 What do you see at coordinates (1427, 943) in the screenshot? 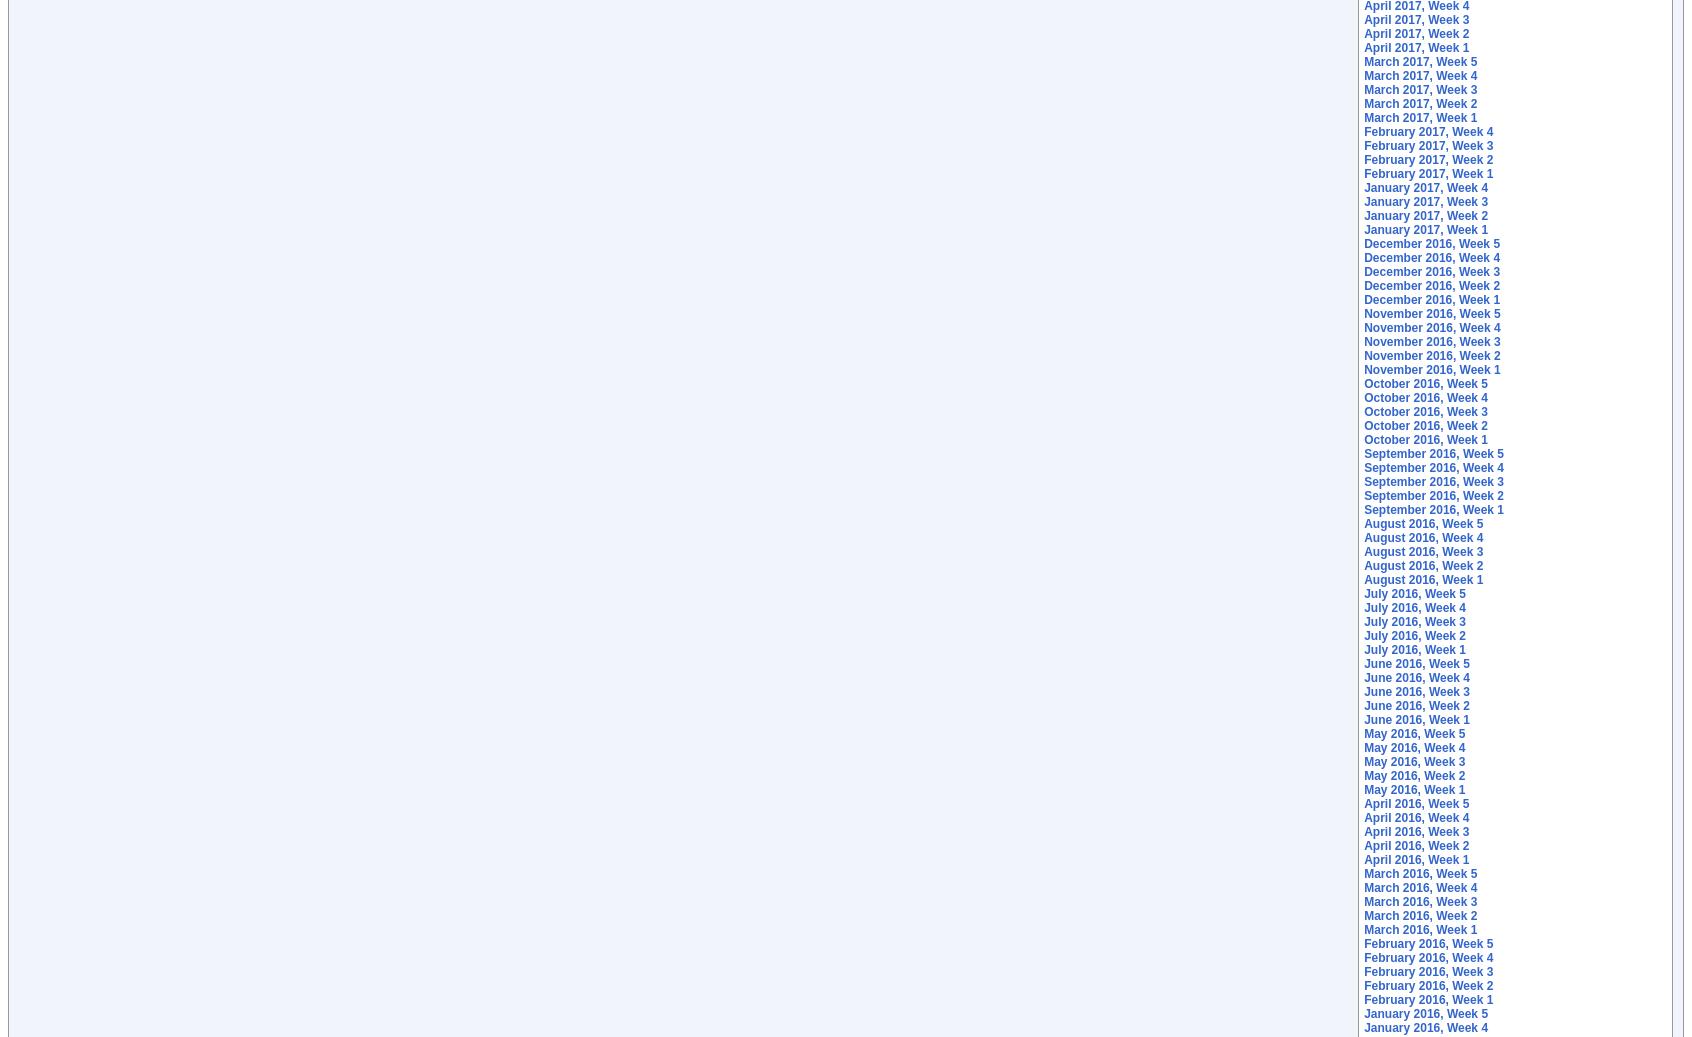
I see `'February 2016, Week 5'` at bounding box center [1427, 943].